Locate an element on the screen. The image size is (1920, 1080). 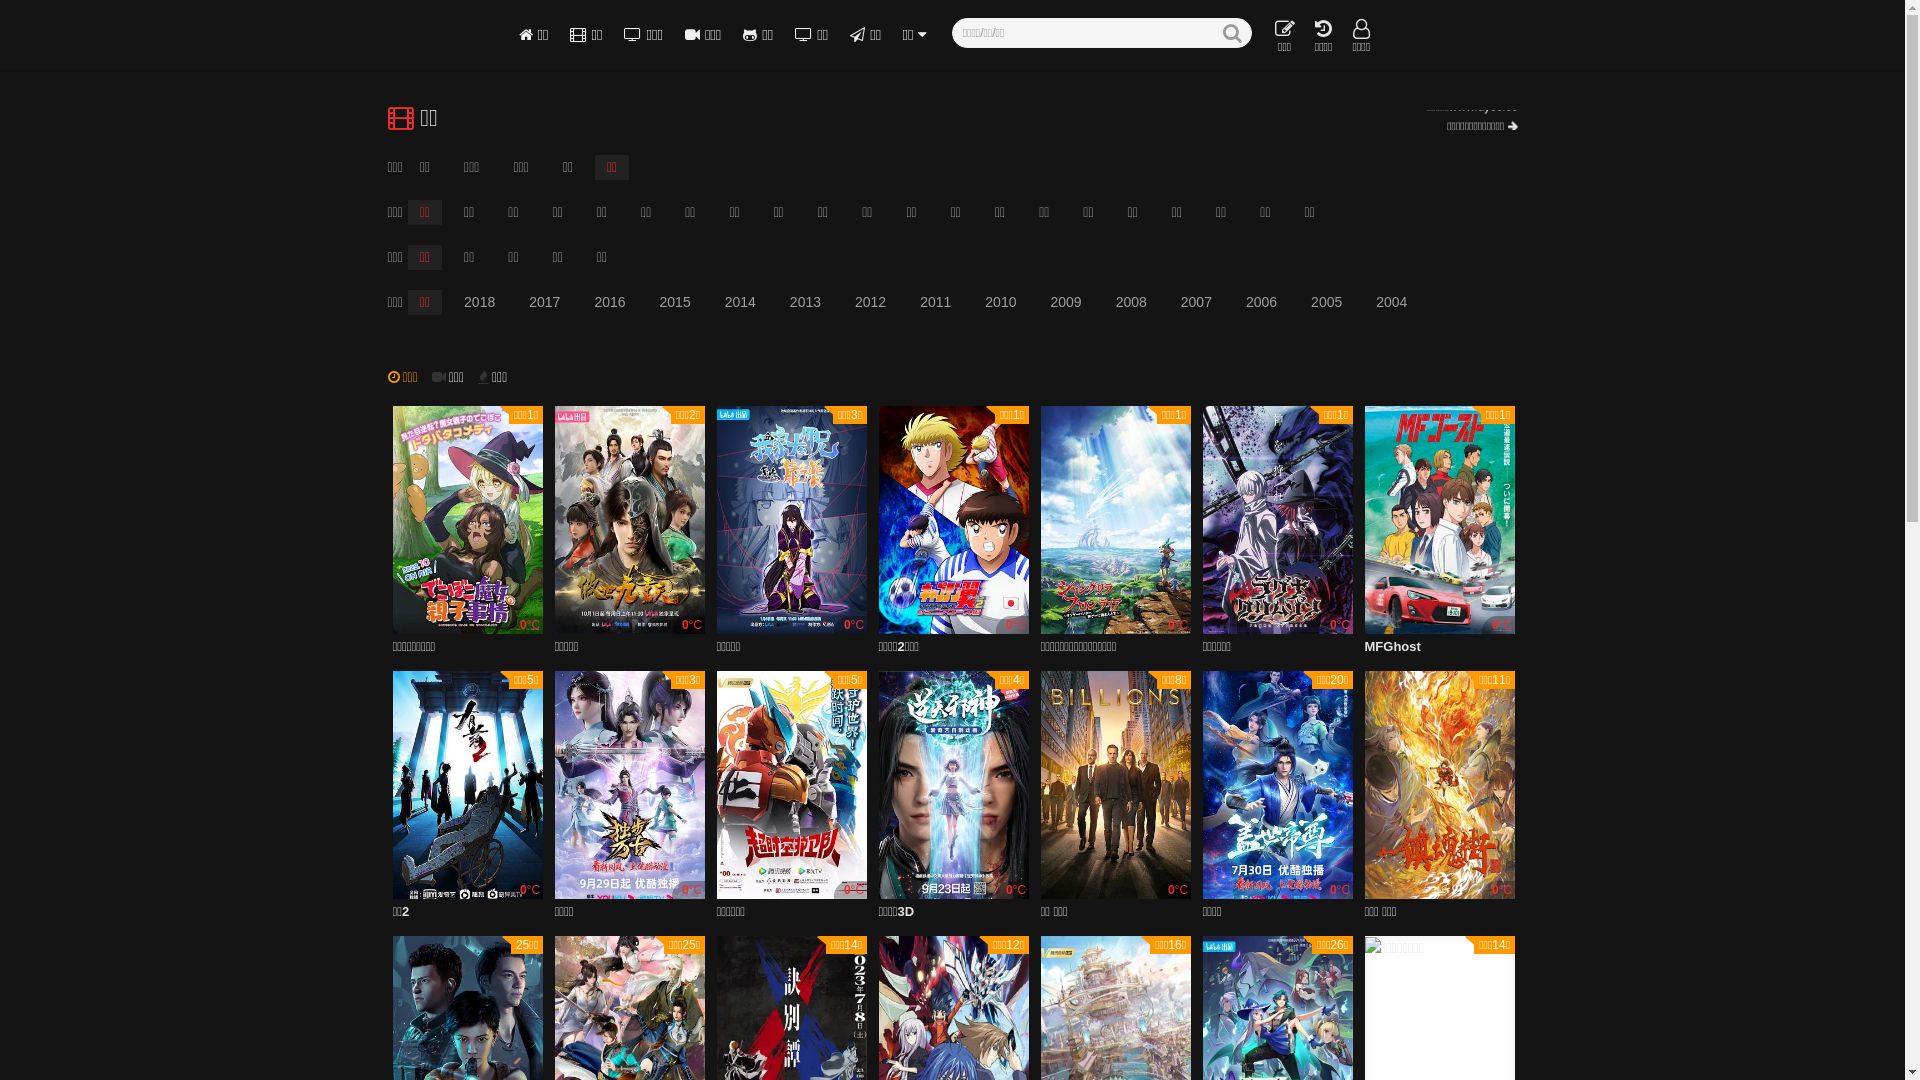
'2004' is located at coordinates (1362, 302).